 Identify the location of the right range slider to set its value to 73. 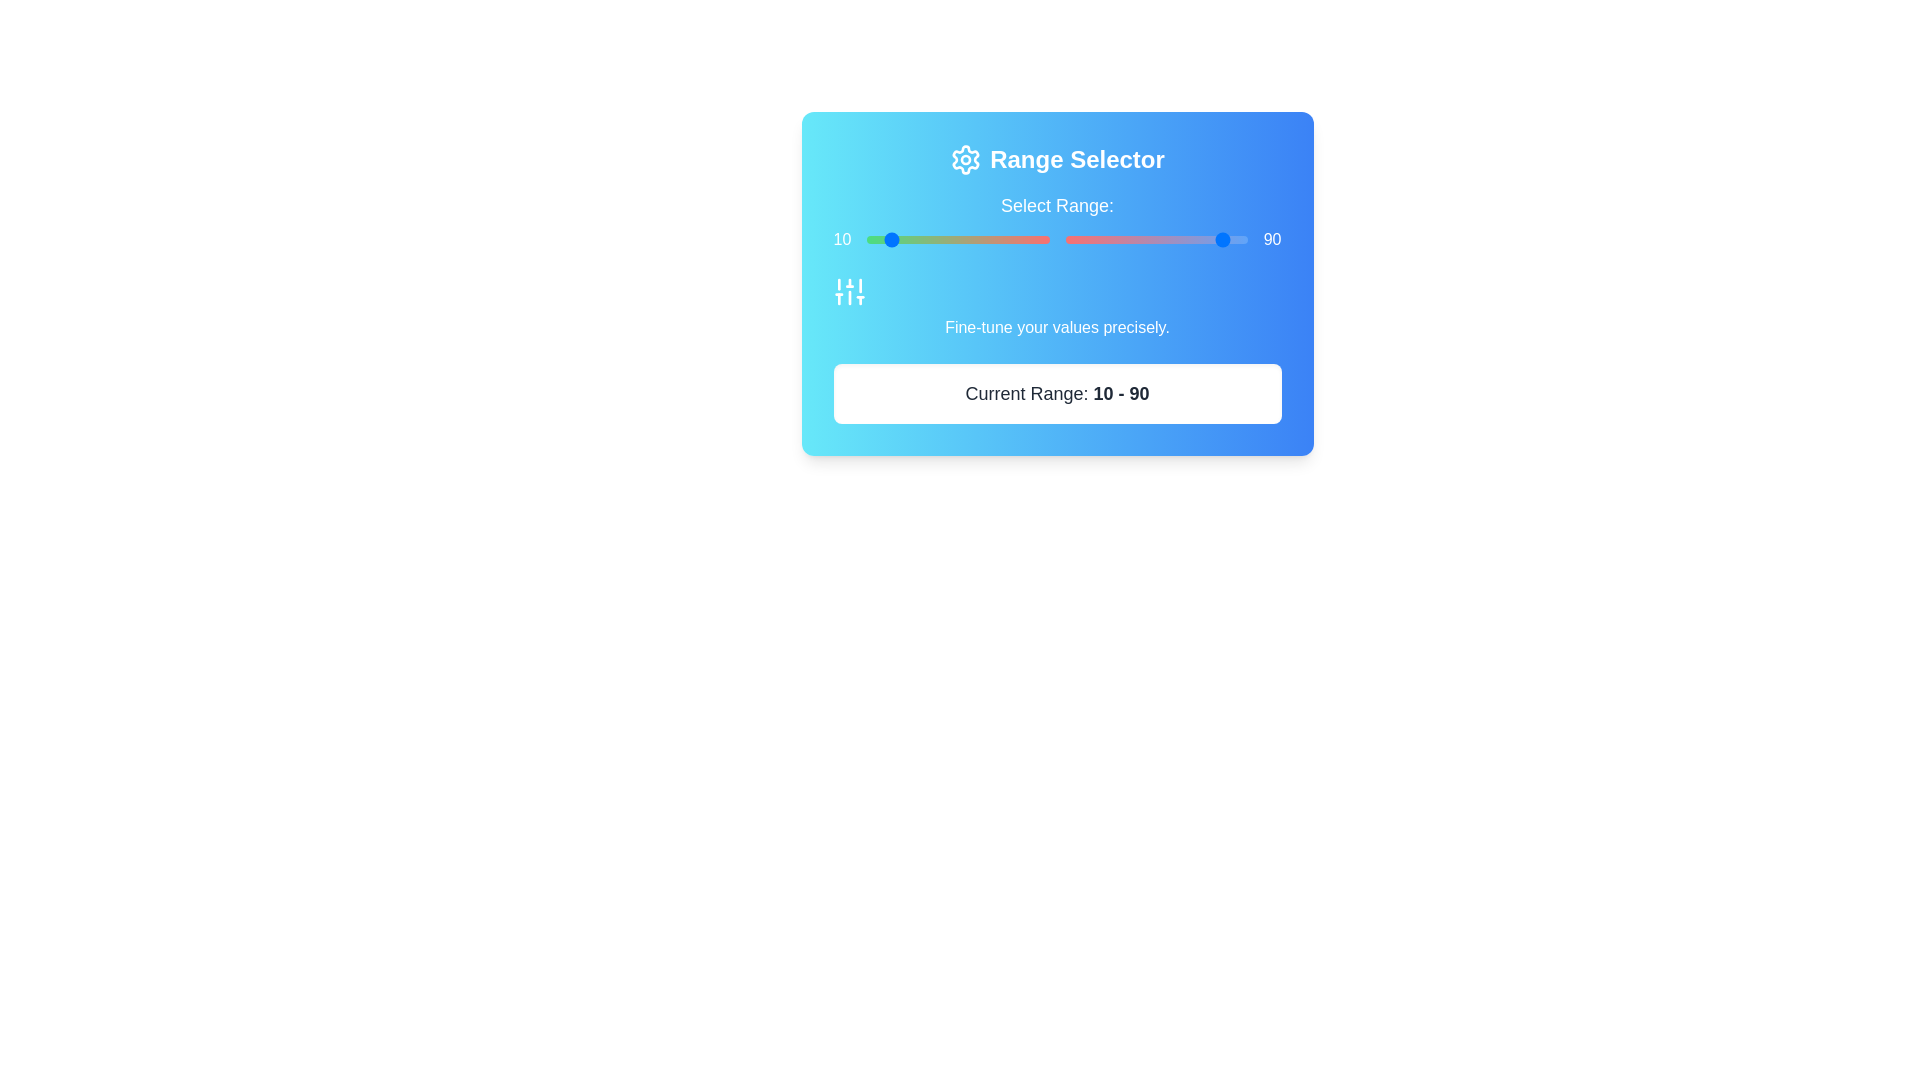
(1198, 238).